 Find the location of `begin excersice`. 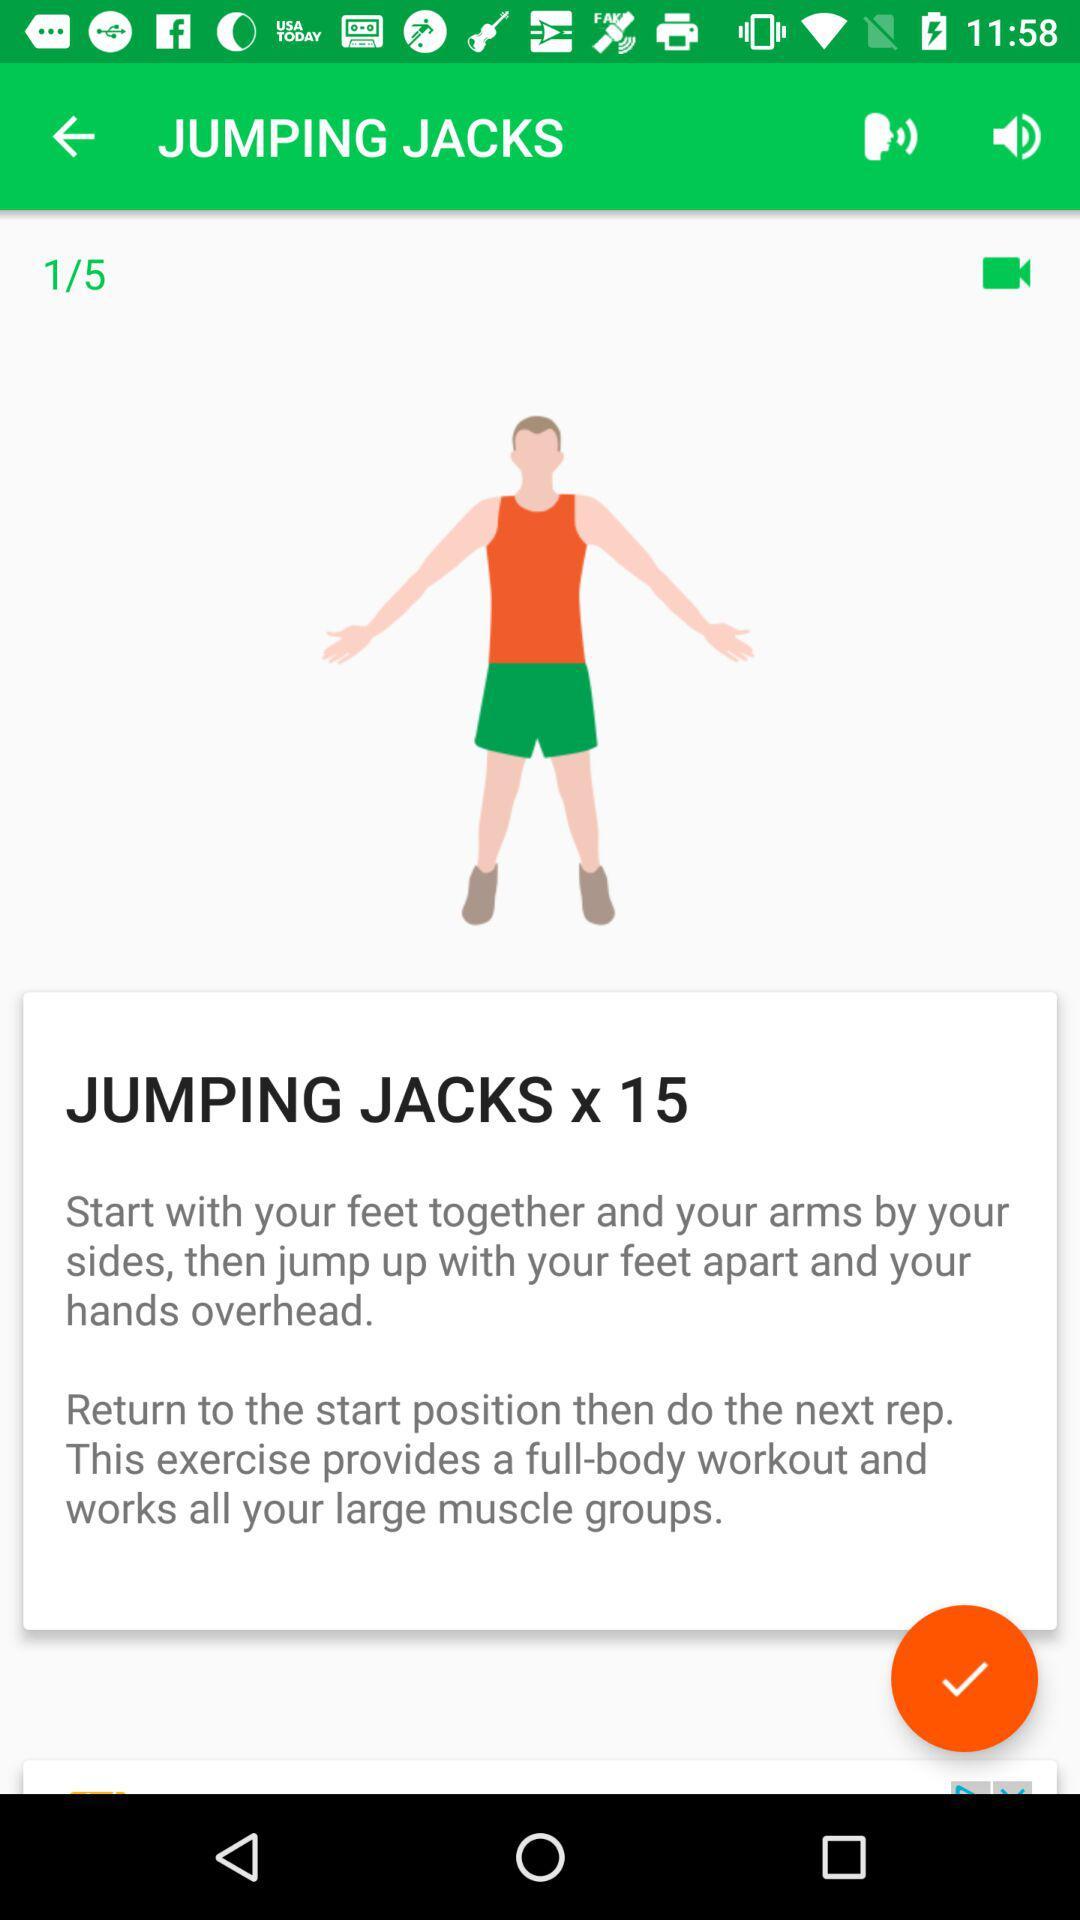

begin excersice is located at coordinates (963, 1678).